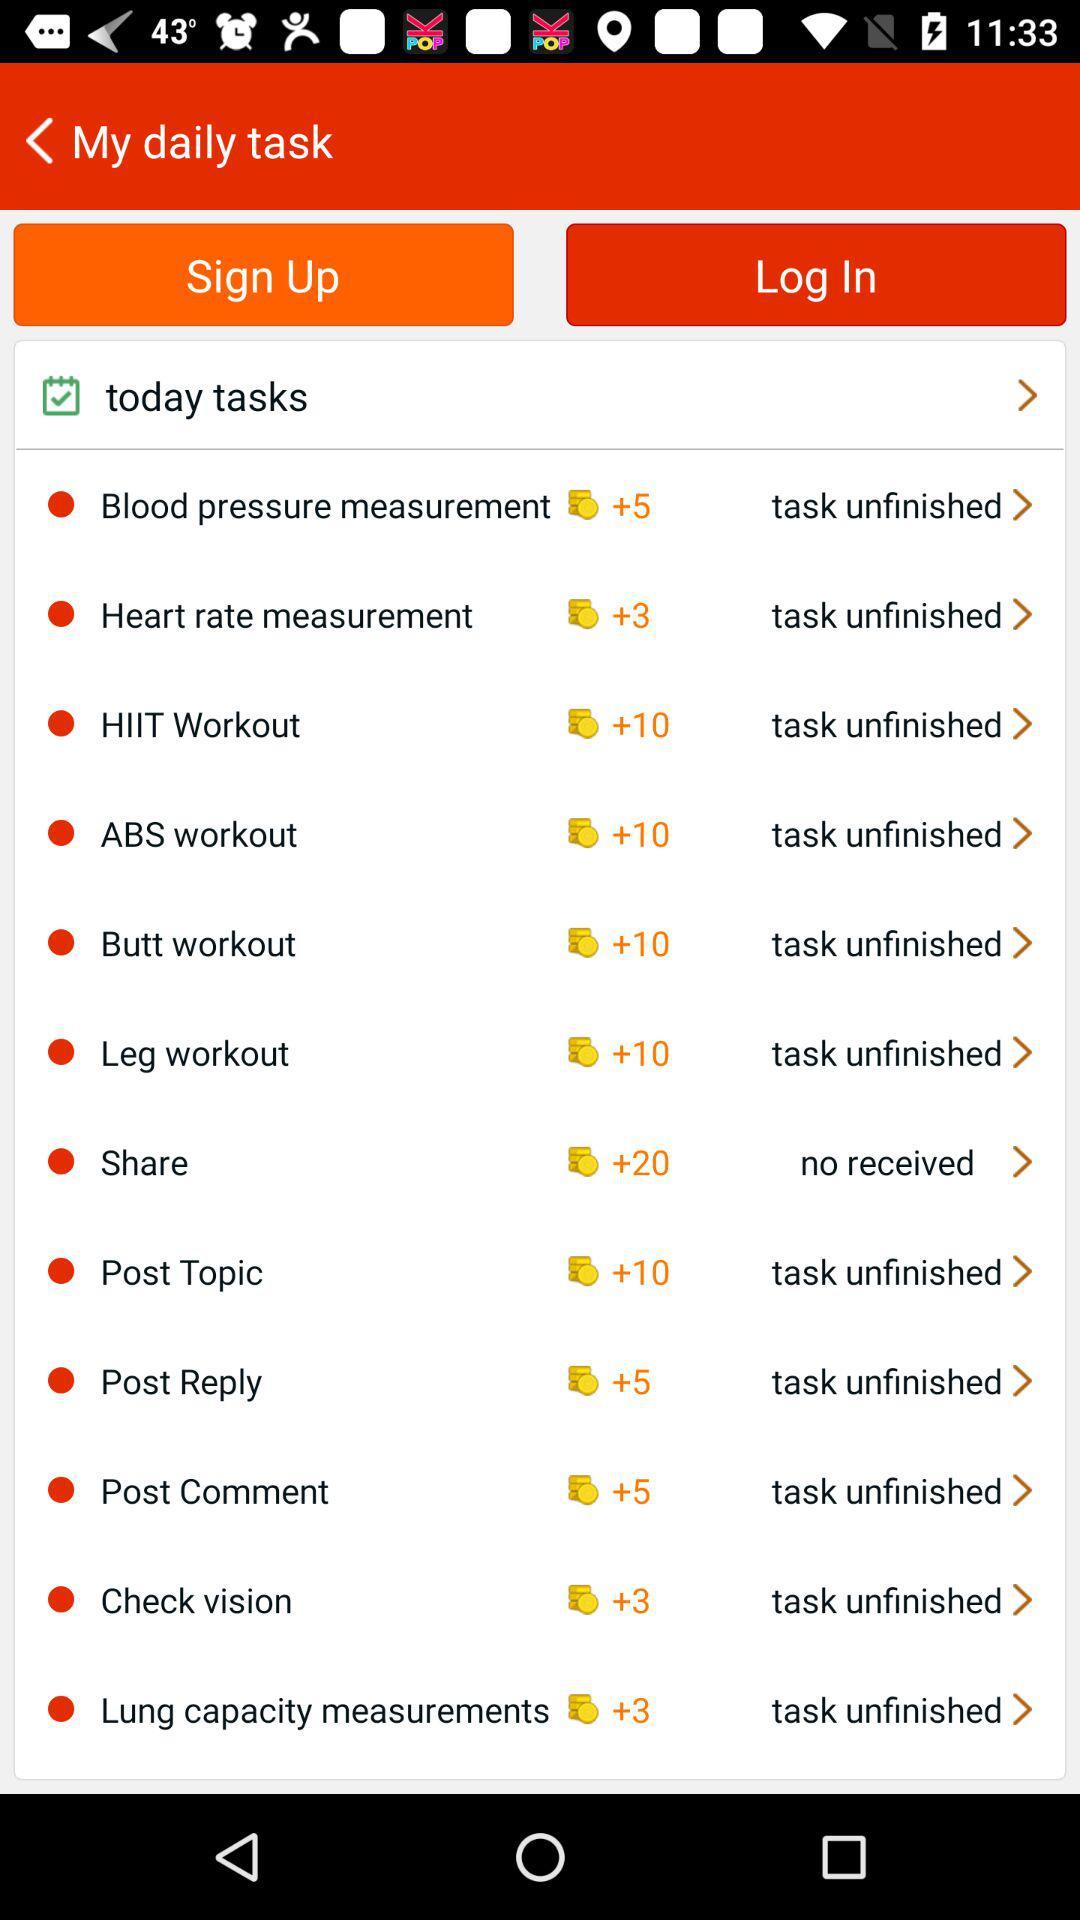  I want to click on icon to the left of post comment icon, so click(60, 1489).